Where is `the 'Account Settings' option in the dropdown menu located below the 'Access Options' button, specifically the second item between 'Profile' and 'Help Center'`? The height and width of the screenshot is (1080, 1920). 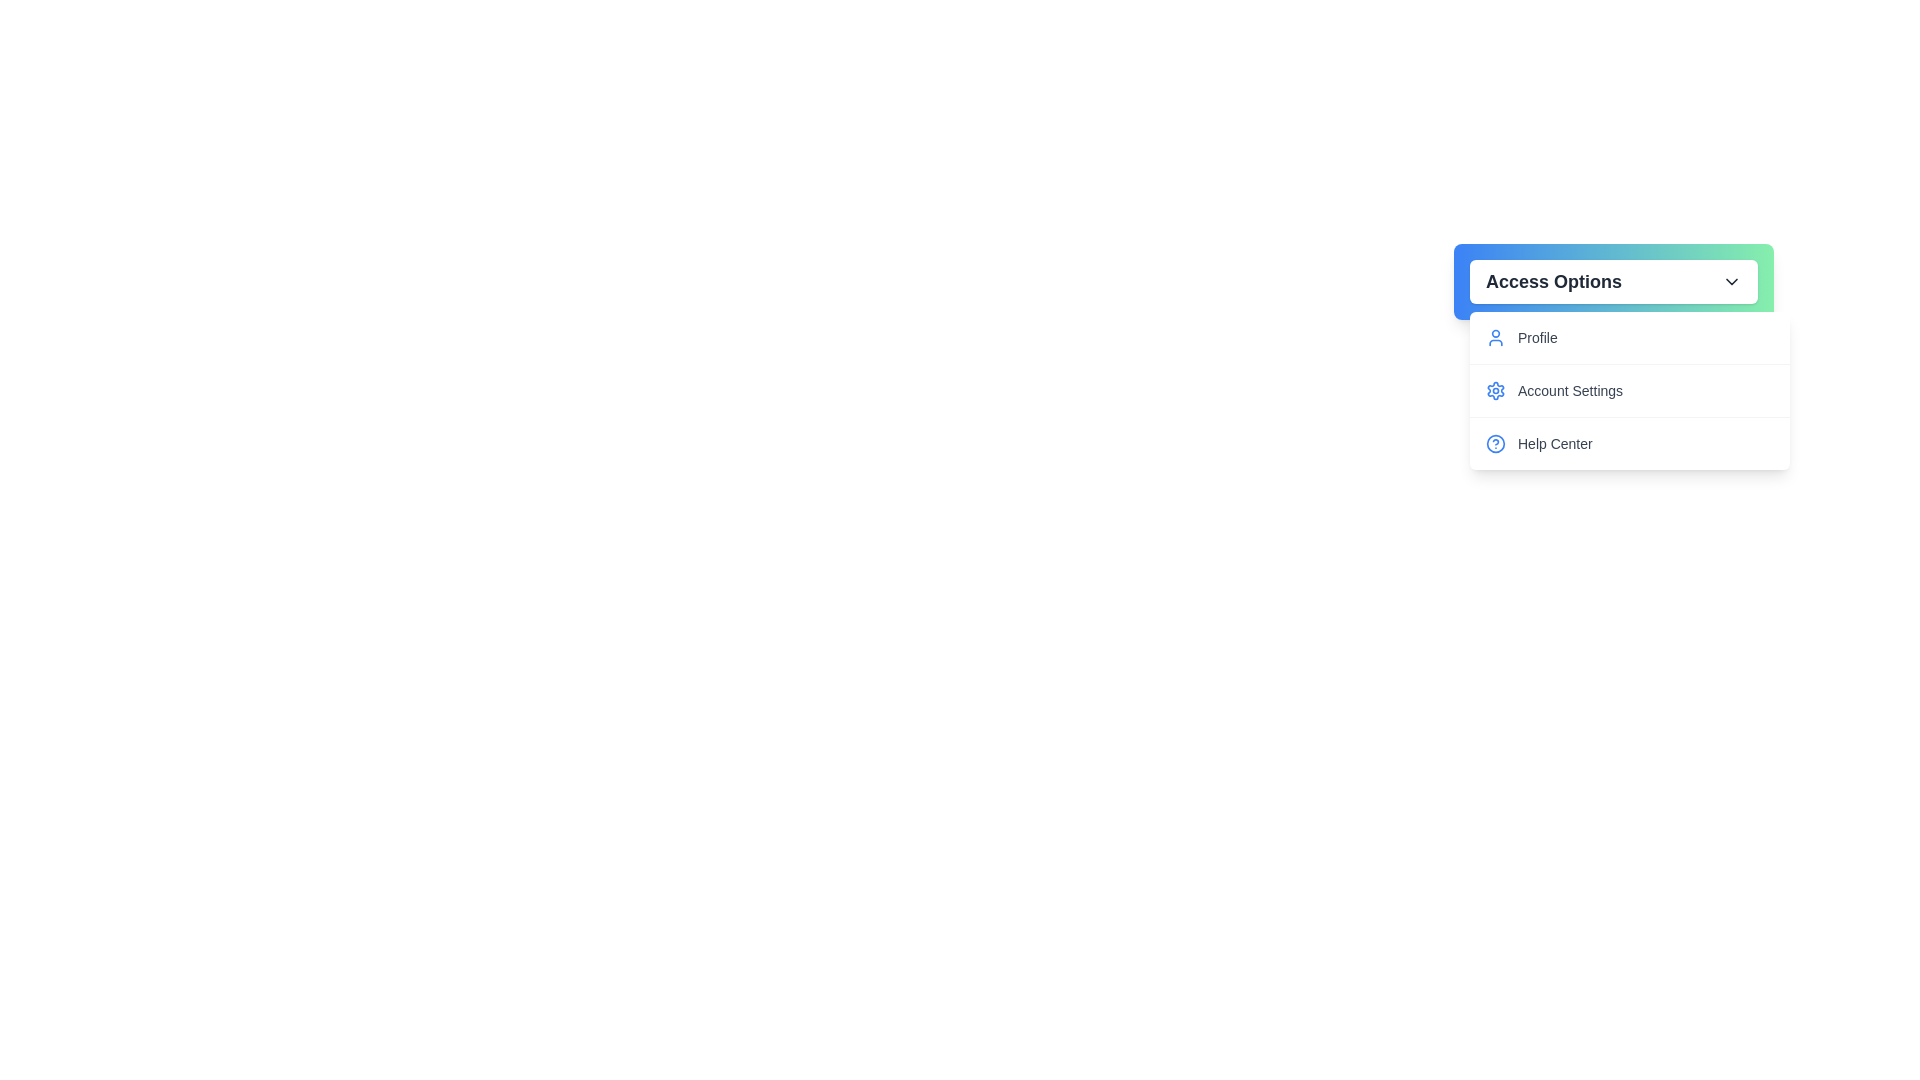 the 'Account Settings' option in the dropdown menu located below the 'Access Options' button, specifically the second item between 'Profile' and 'Help Center' is located at coordinates (1630, 390).